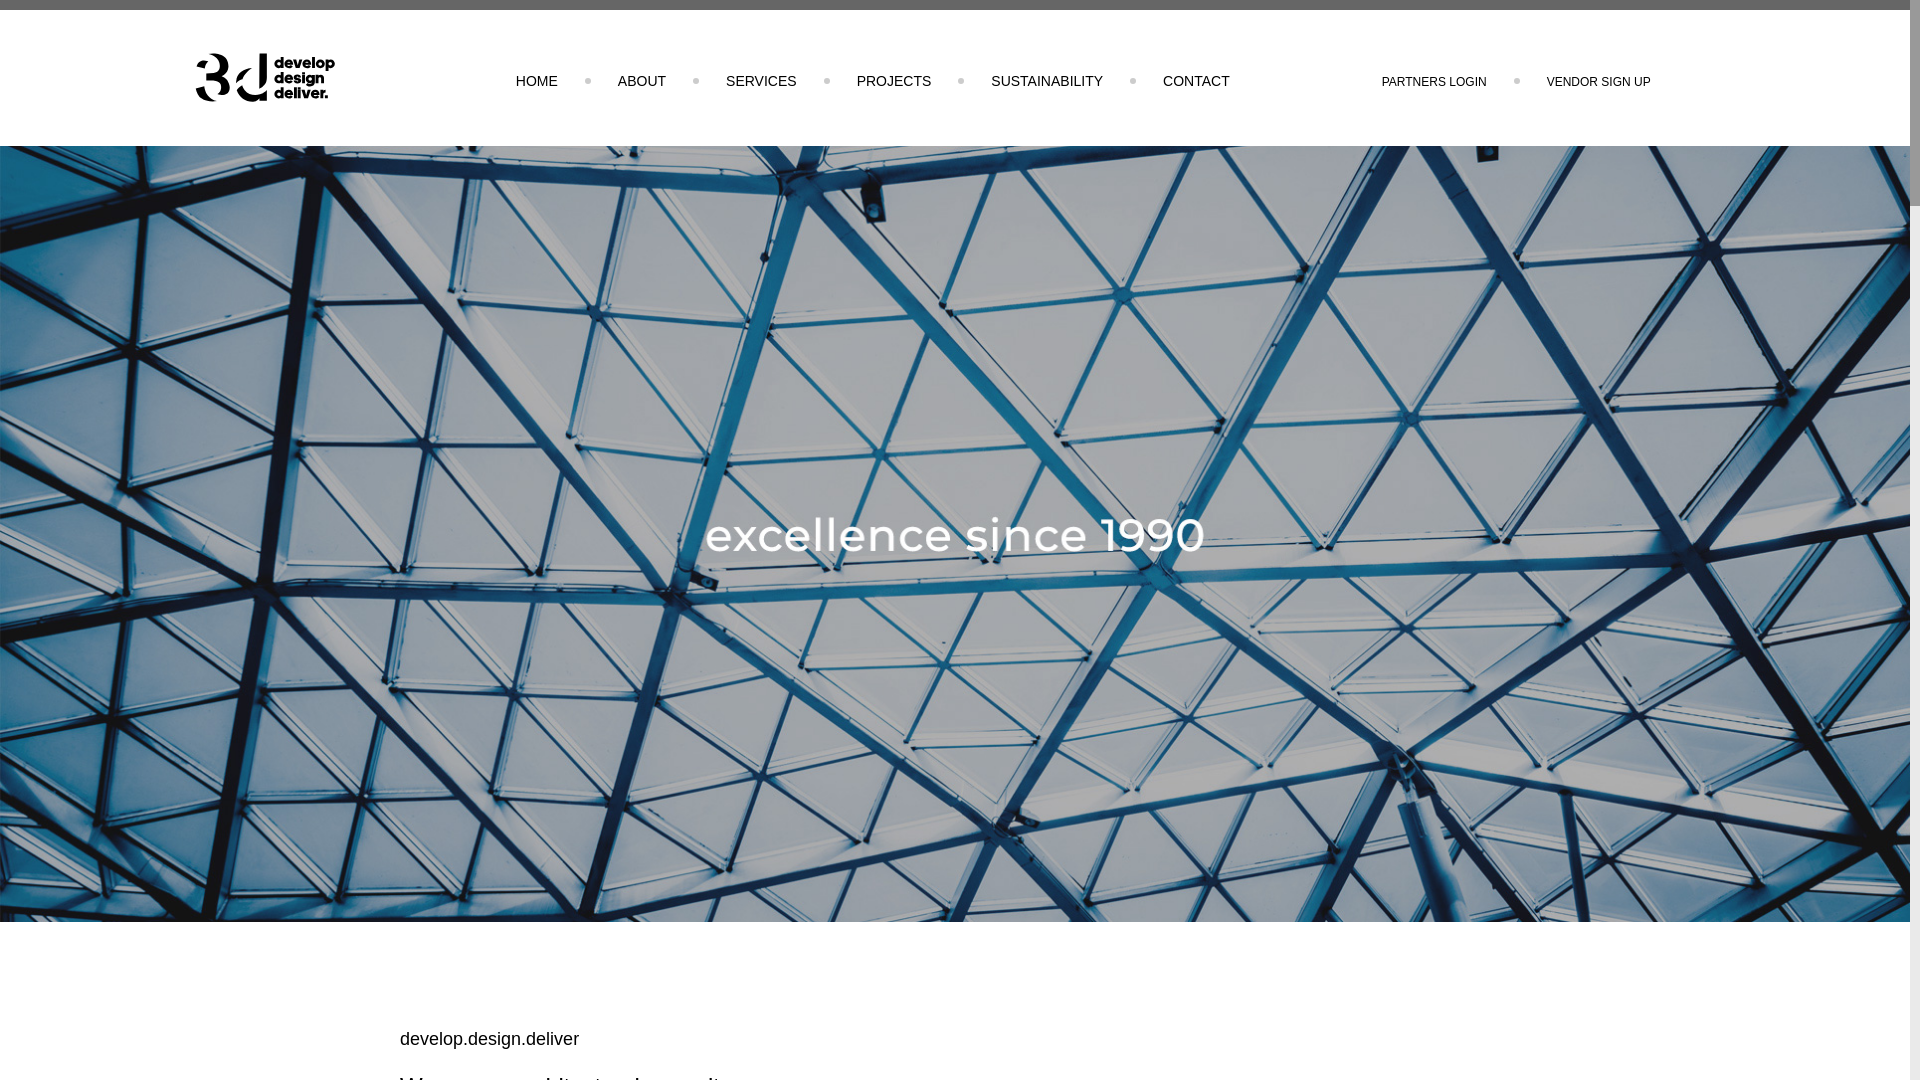 This screenshot has height=1080, width=1920. Describe the element at coordinates (537, 80) in the screenshot. I see `'HOME'` at that location.